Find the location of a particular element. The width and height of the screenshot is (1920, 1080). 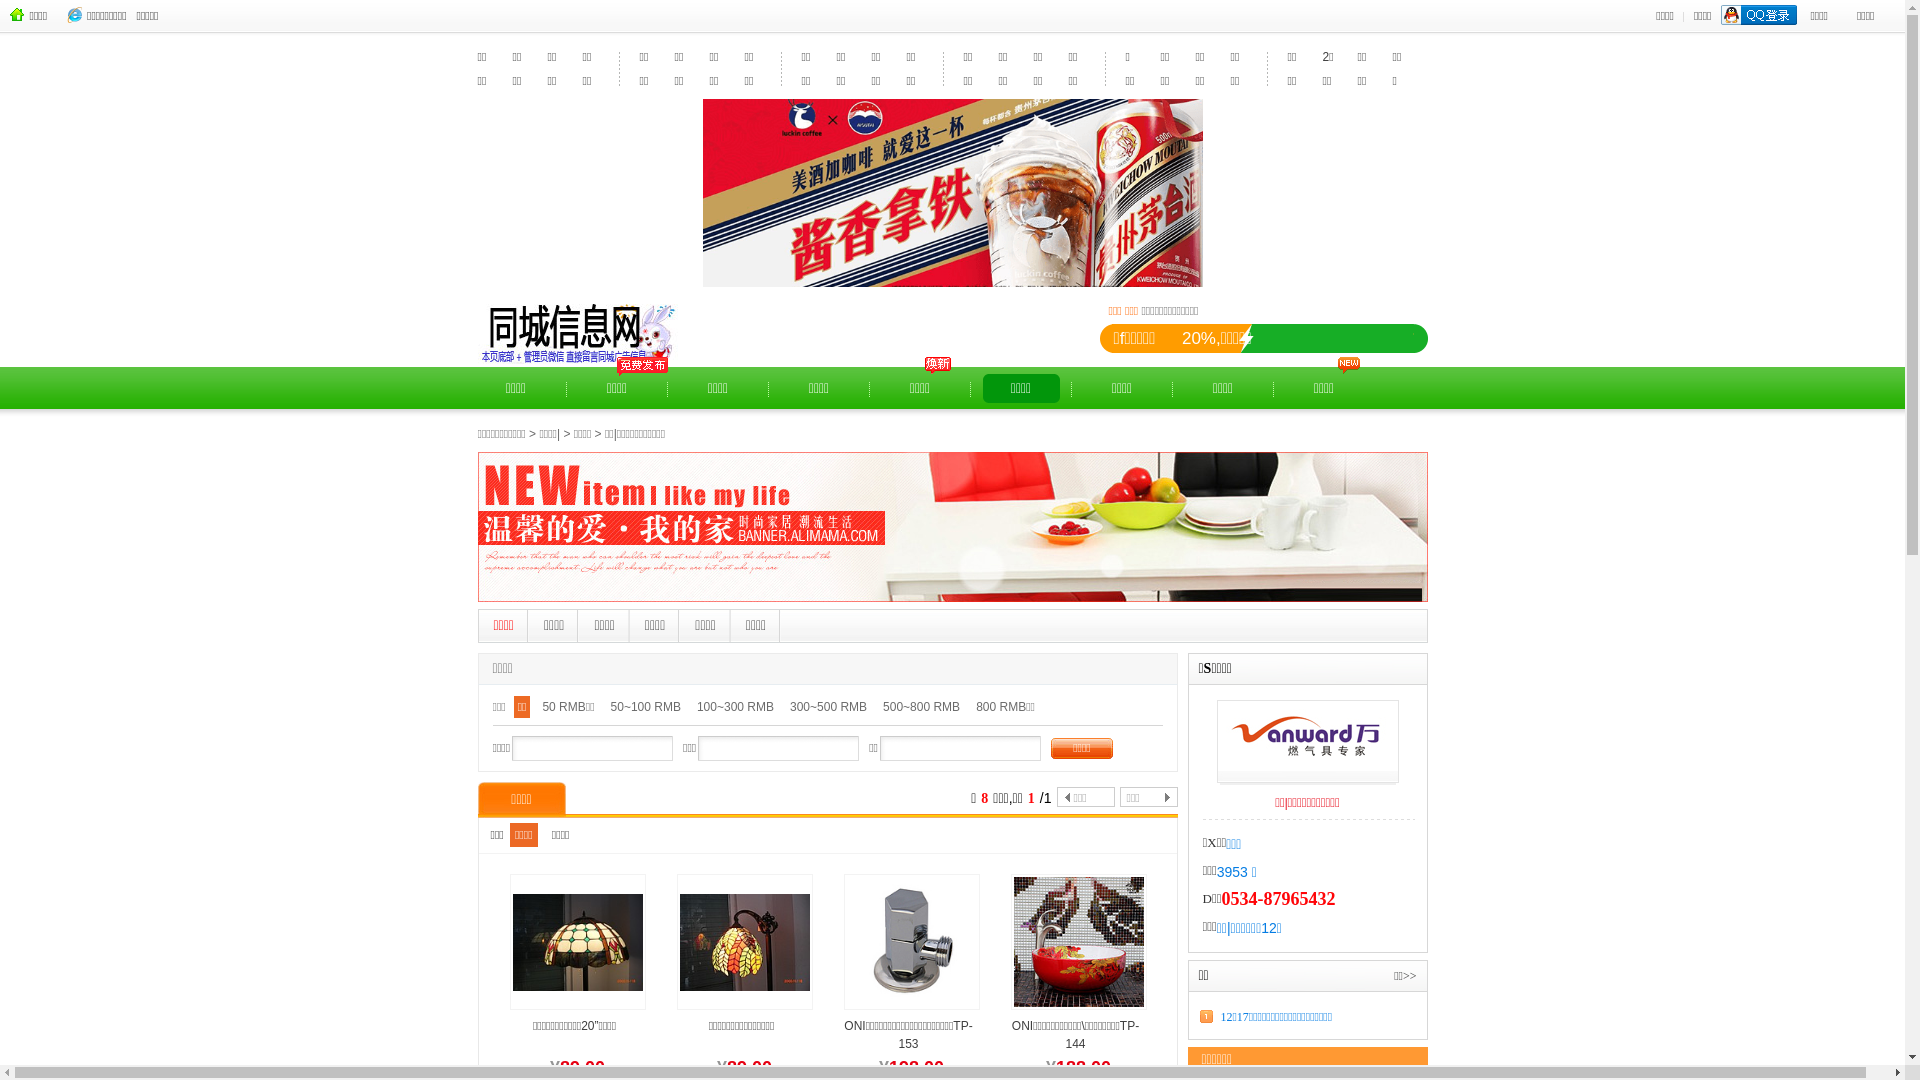

'100~300 RMB' is located at coordinates (734, 736).